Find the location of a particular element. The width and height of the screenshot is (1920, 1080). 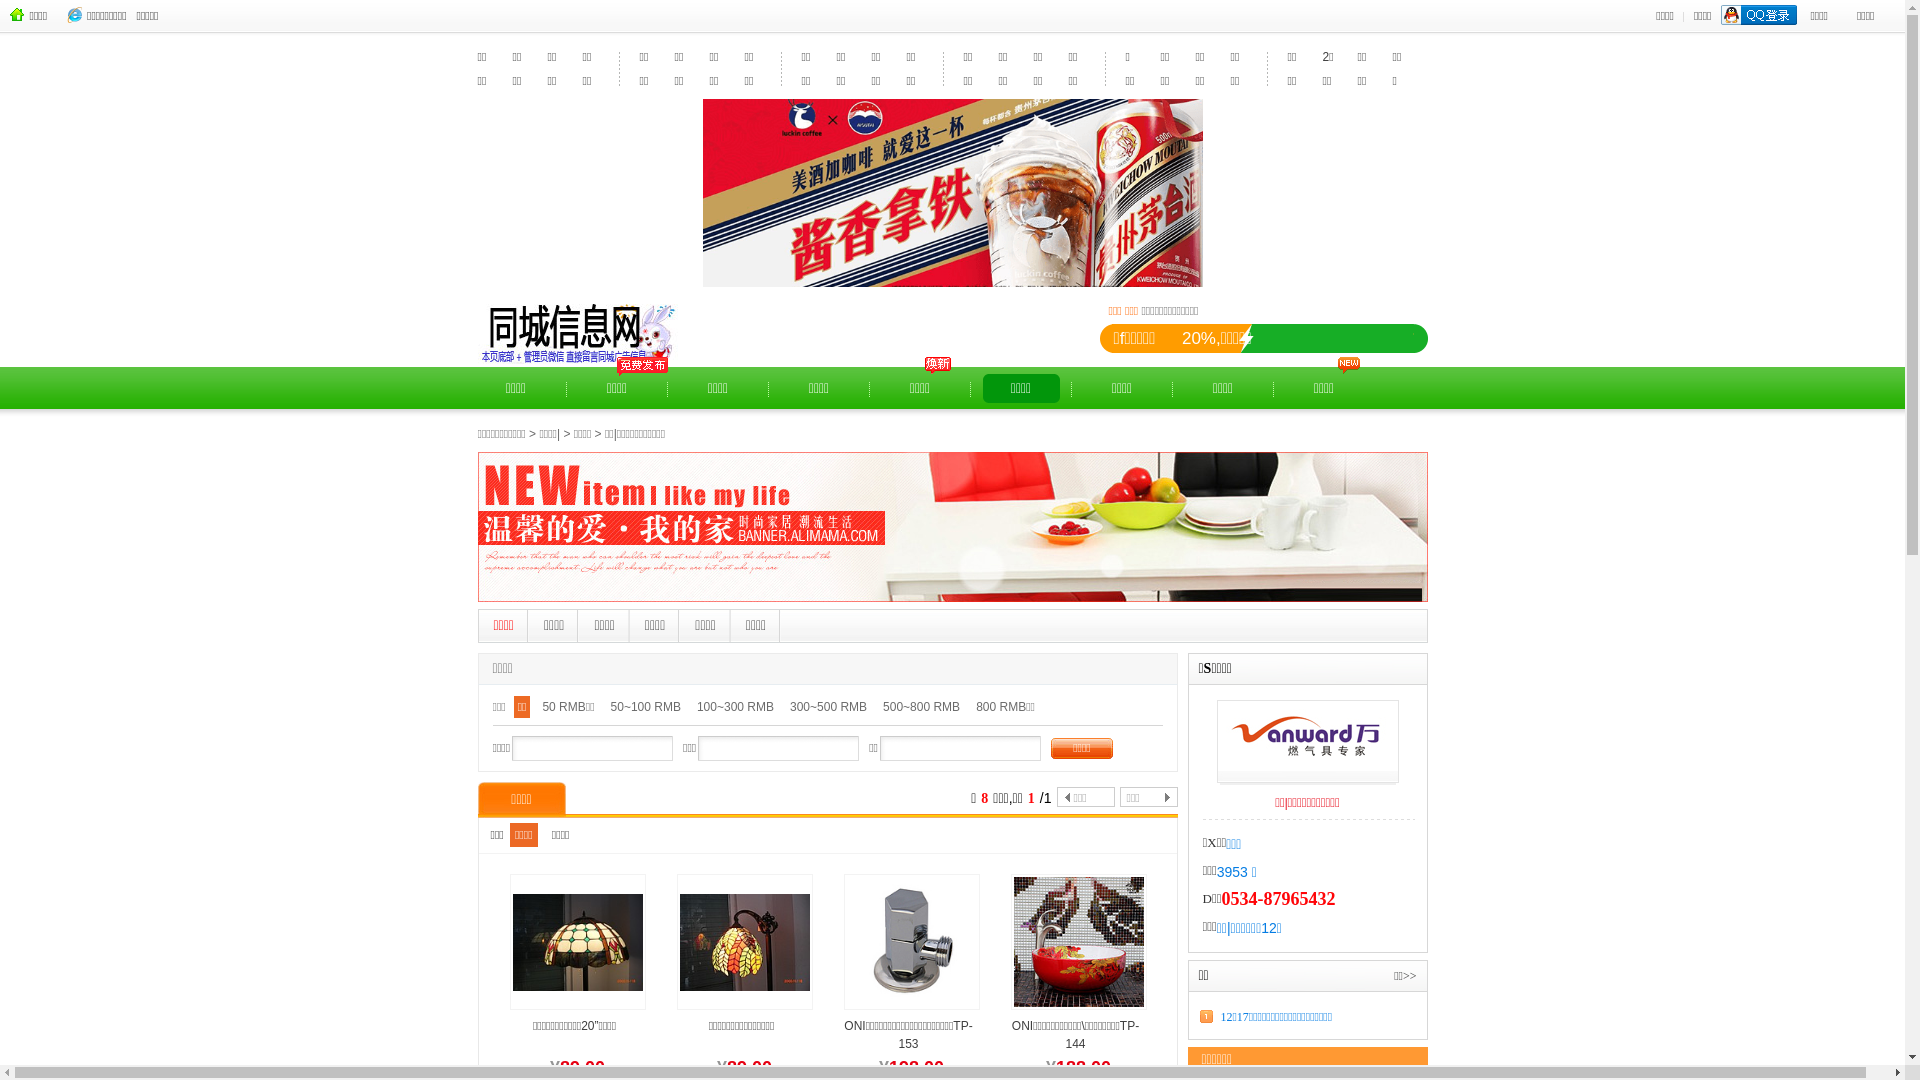

'100~300 RMB' is located at coordinates (734, 736).